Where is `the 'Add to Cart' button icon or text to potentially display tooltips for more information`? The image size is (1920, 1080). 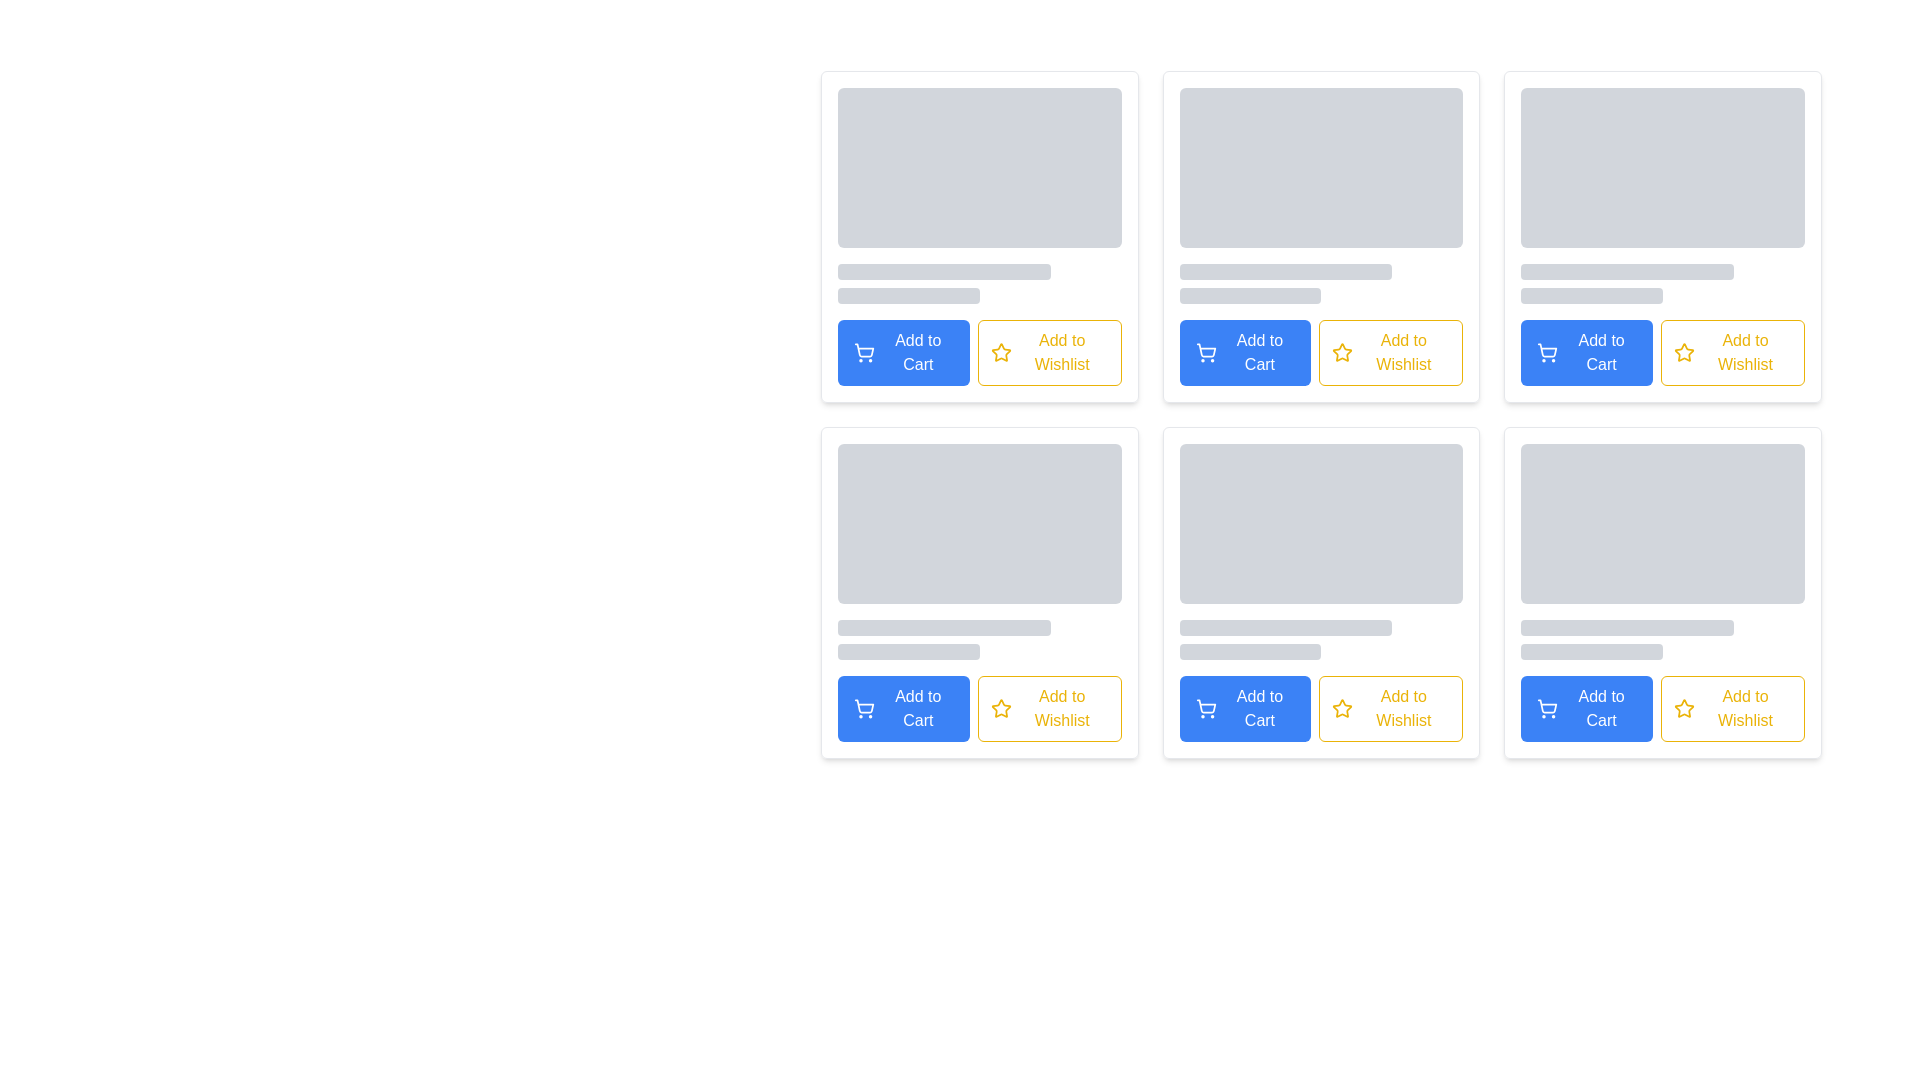 the 'Add to Cart' button icon or text to potentially display tooltips for more information is located at coordinates (1321, 708).